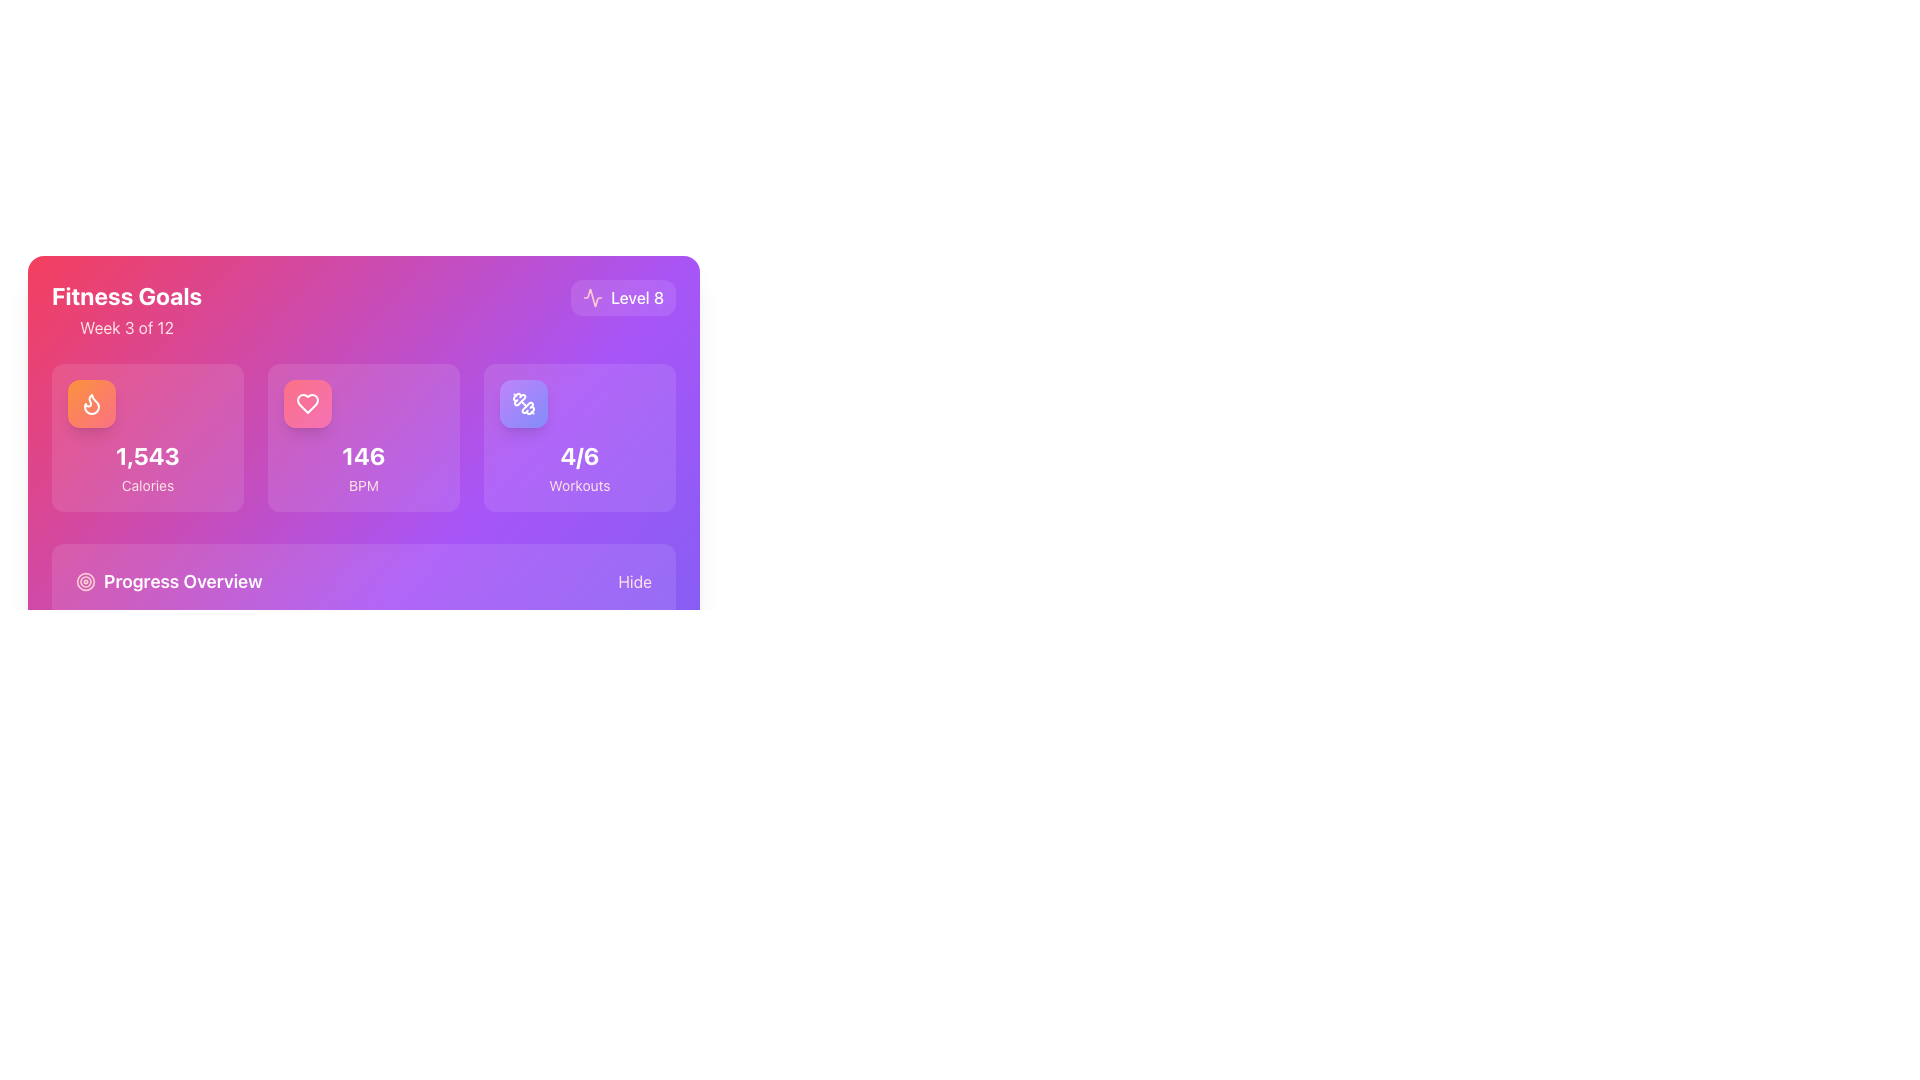 This screenshot has height=1080, width=1920. What do you see at coordinates (364, 455) in the screenshot?
I see `the Text Display that shows the numerical value '146' in bold white text, positioned above the 'BPM' text and aligned with an icon` at bounding box center [364, 455].